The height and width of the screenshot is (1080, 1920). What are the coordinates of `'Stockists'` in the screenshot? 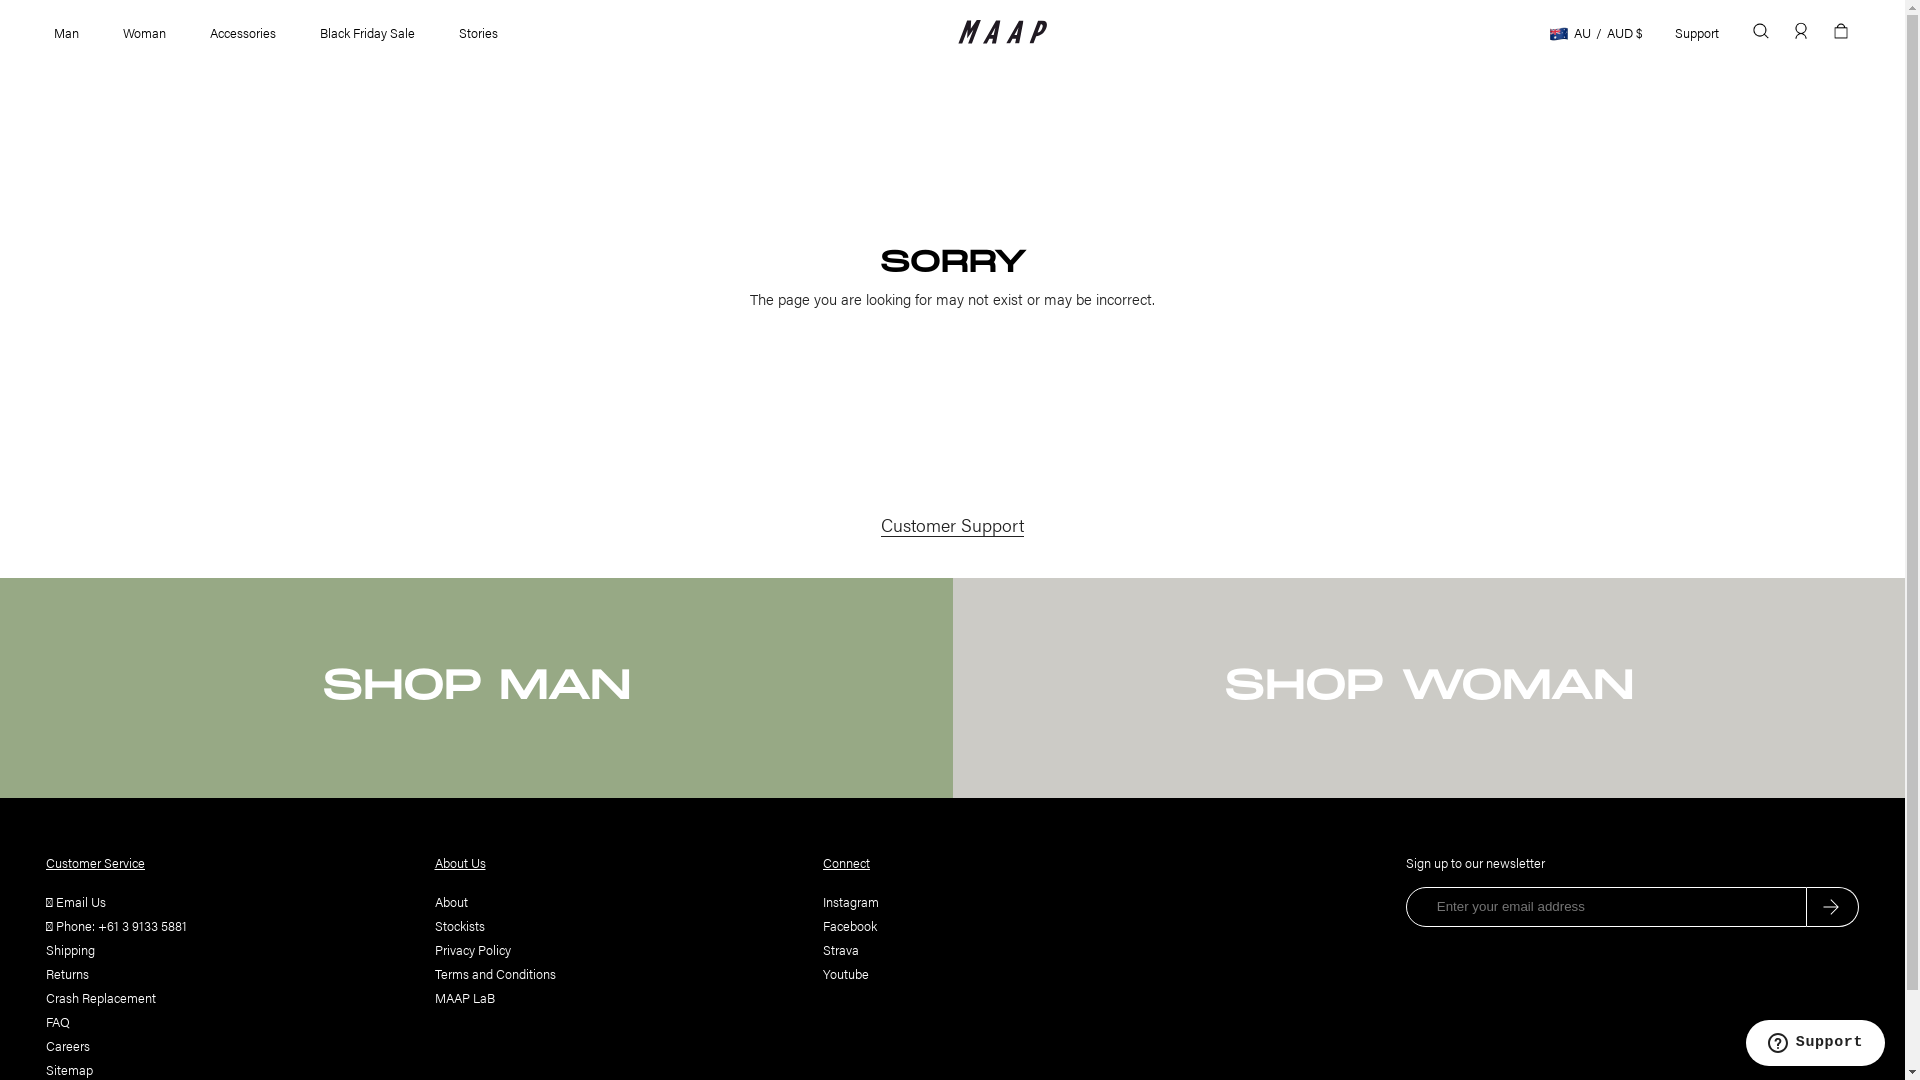 It's located at (458, 925).